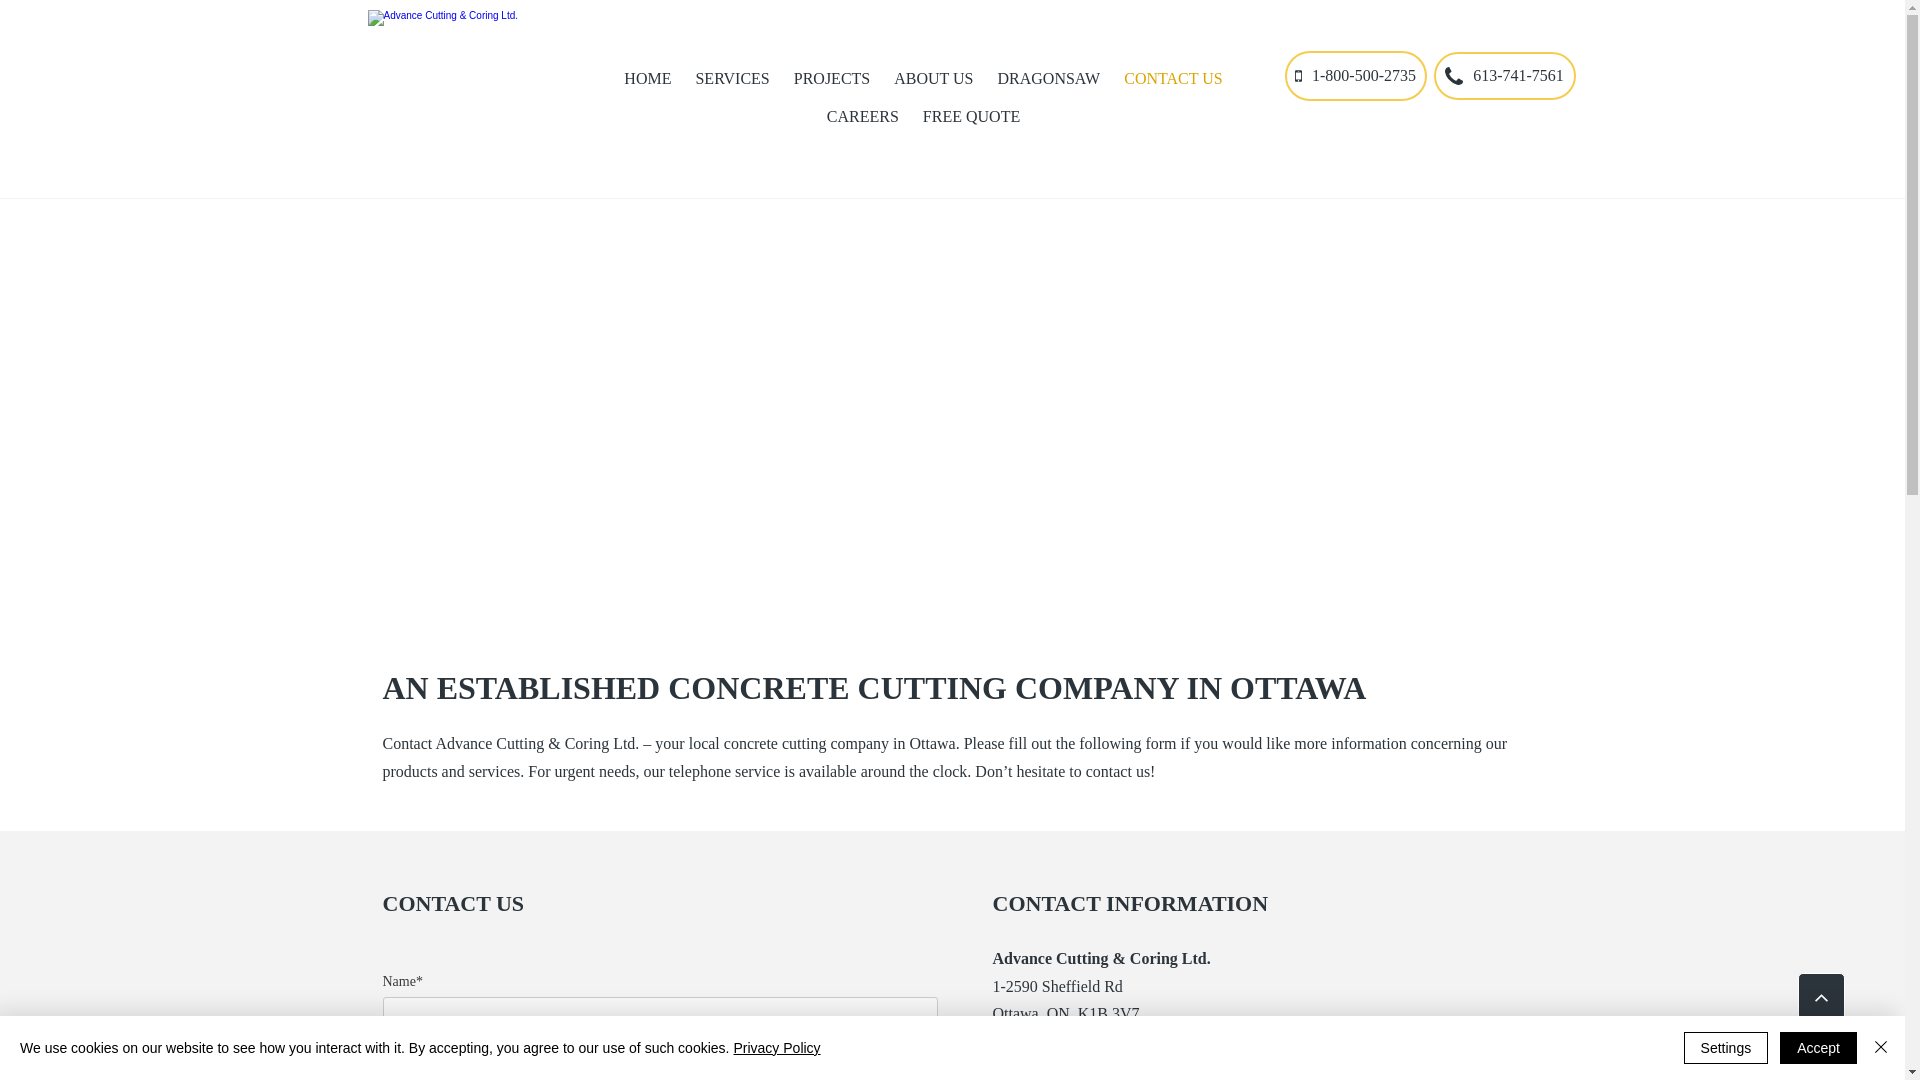 This screenshot has height=1080, width=1920. Describe the element at coordinates (647, 77) in the screenshot. I see `'HOME'` at that location.